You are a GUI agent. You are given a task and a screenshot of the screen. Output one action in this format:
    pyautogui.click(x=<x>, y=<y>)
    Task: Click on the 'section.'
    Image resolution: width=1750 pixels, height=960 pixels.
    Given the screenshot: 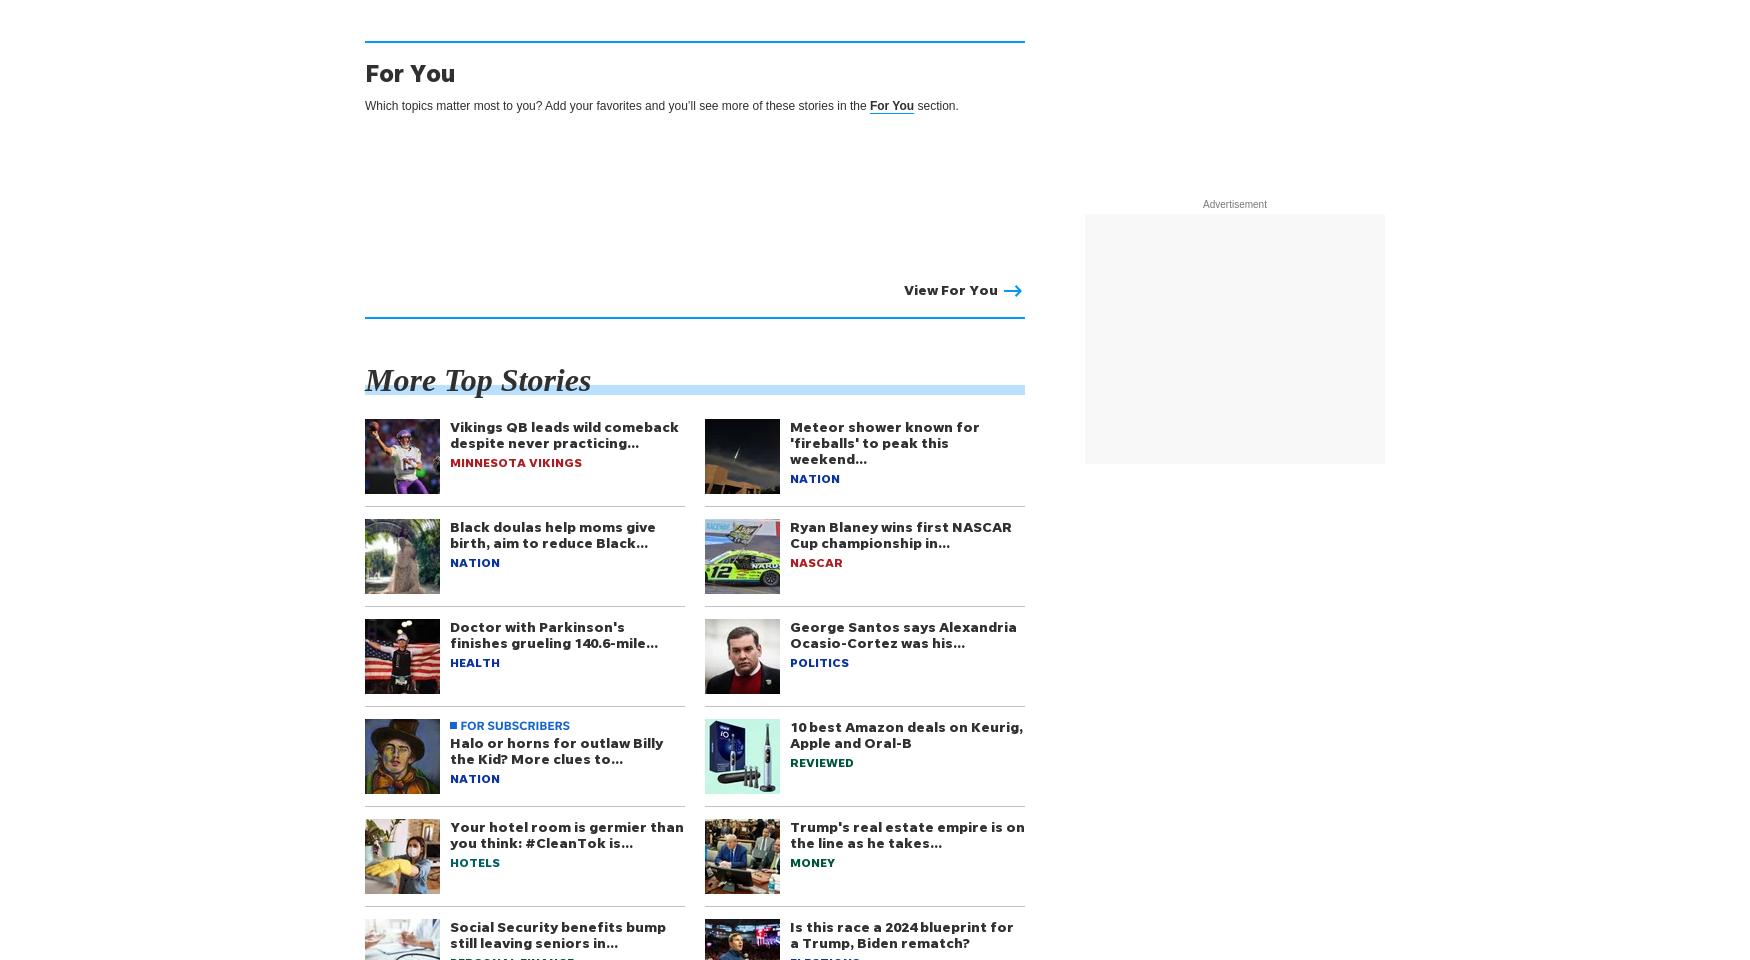 What is the action you would take?
    pyautogui.click(x=935, y=105)
    